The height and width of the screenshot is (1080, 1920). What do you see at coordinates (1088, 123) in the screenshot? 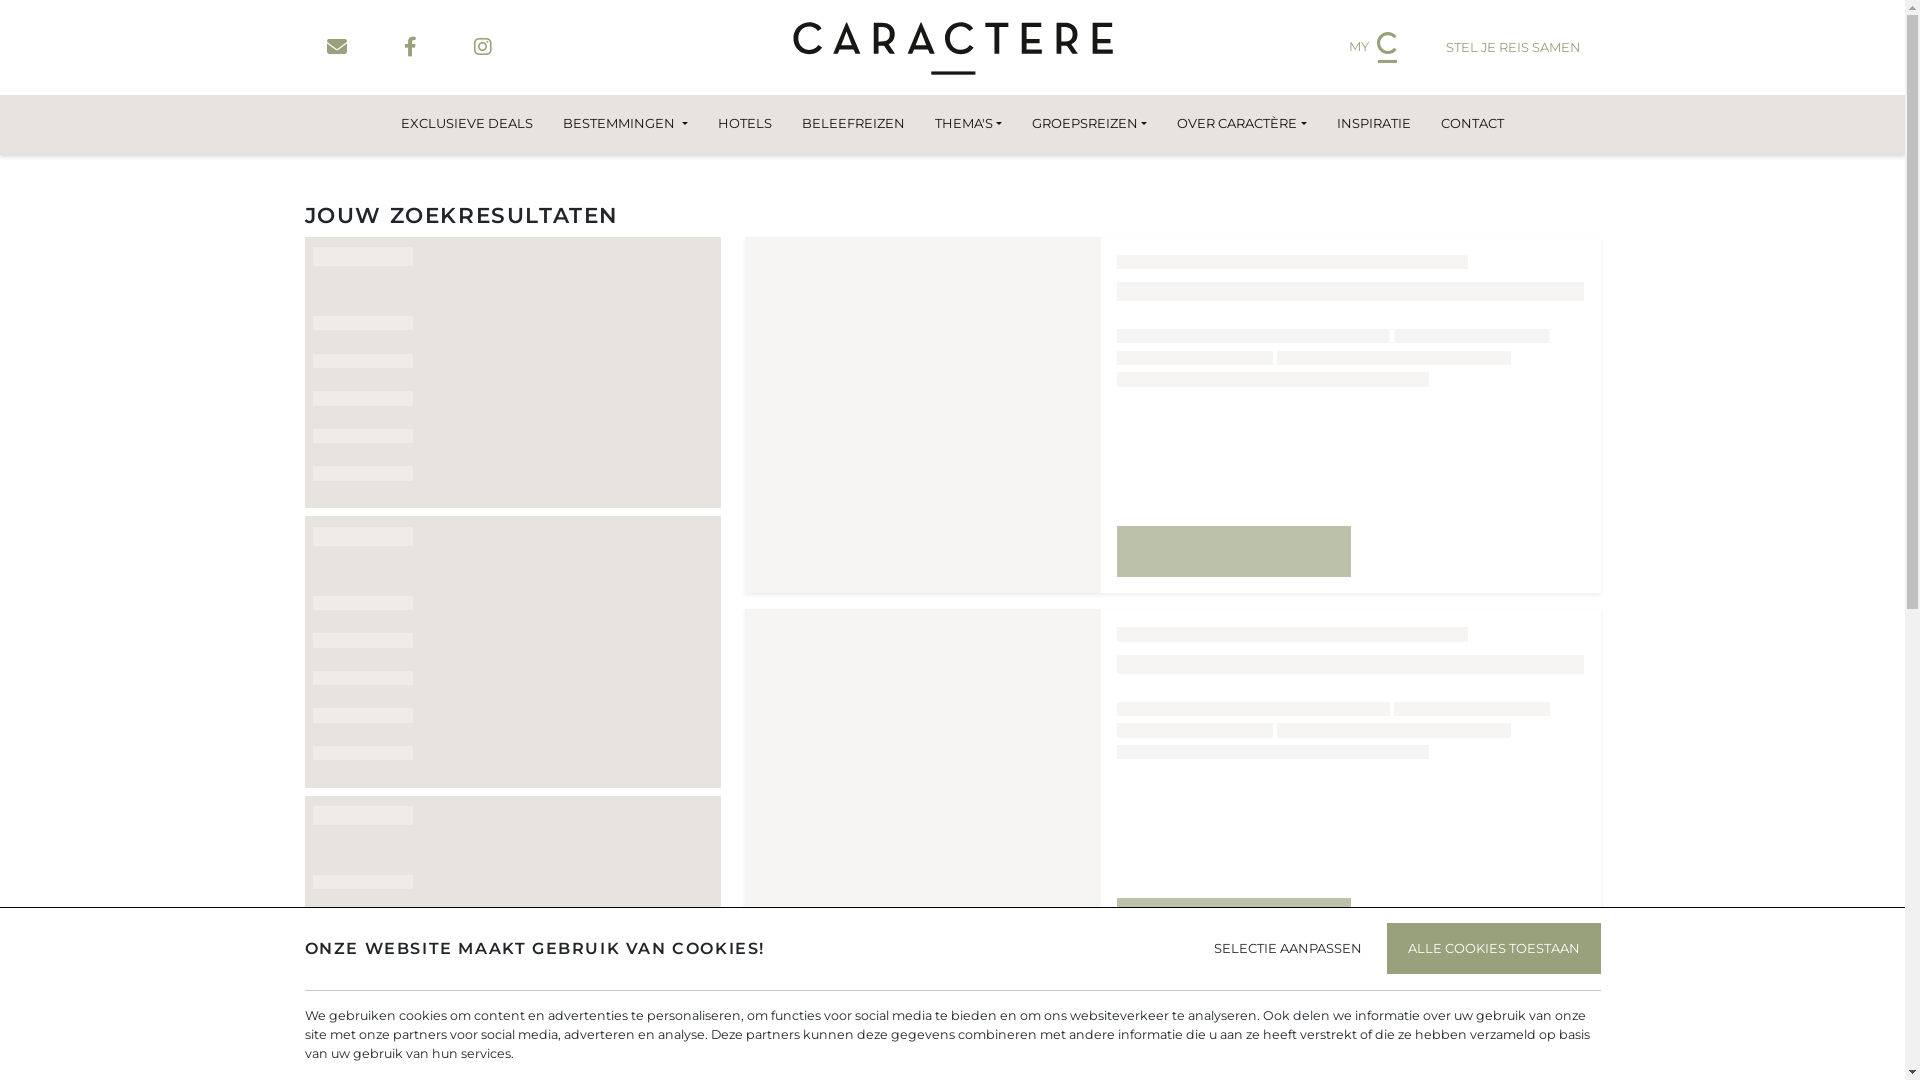
I see `'GROEPSREIZEN'` at bounding box center [1088, 123].